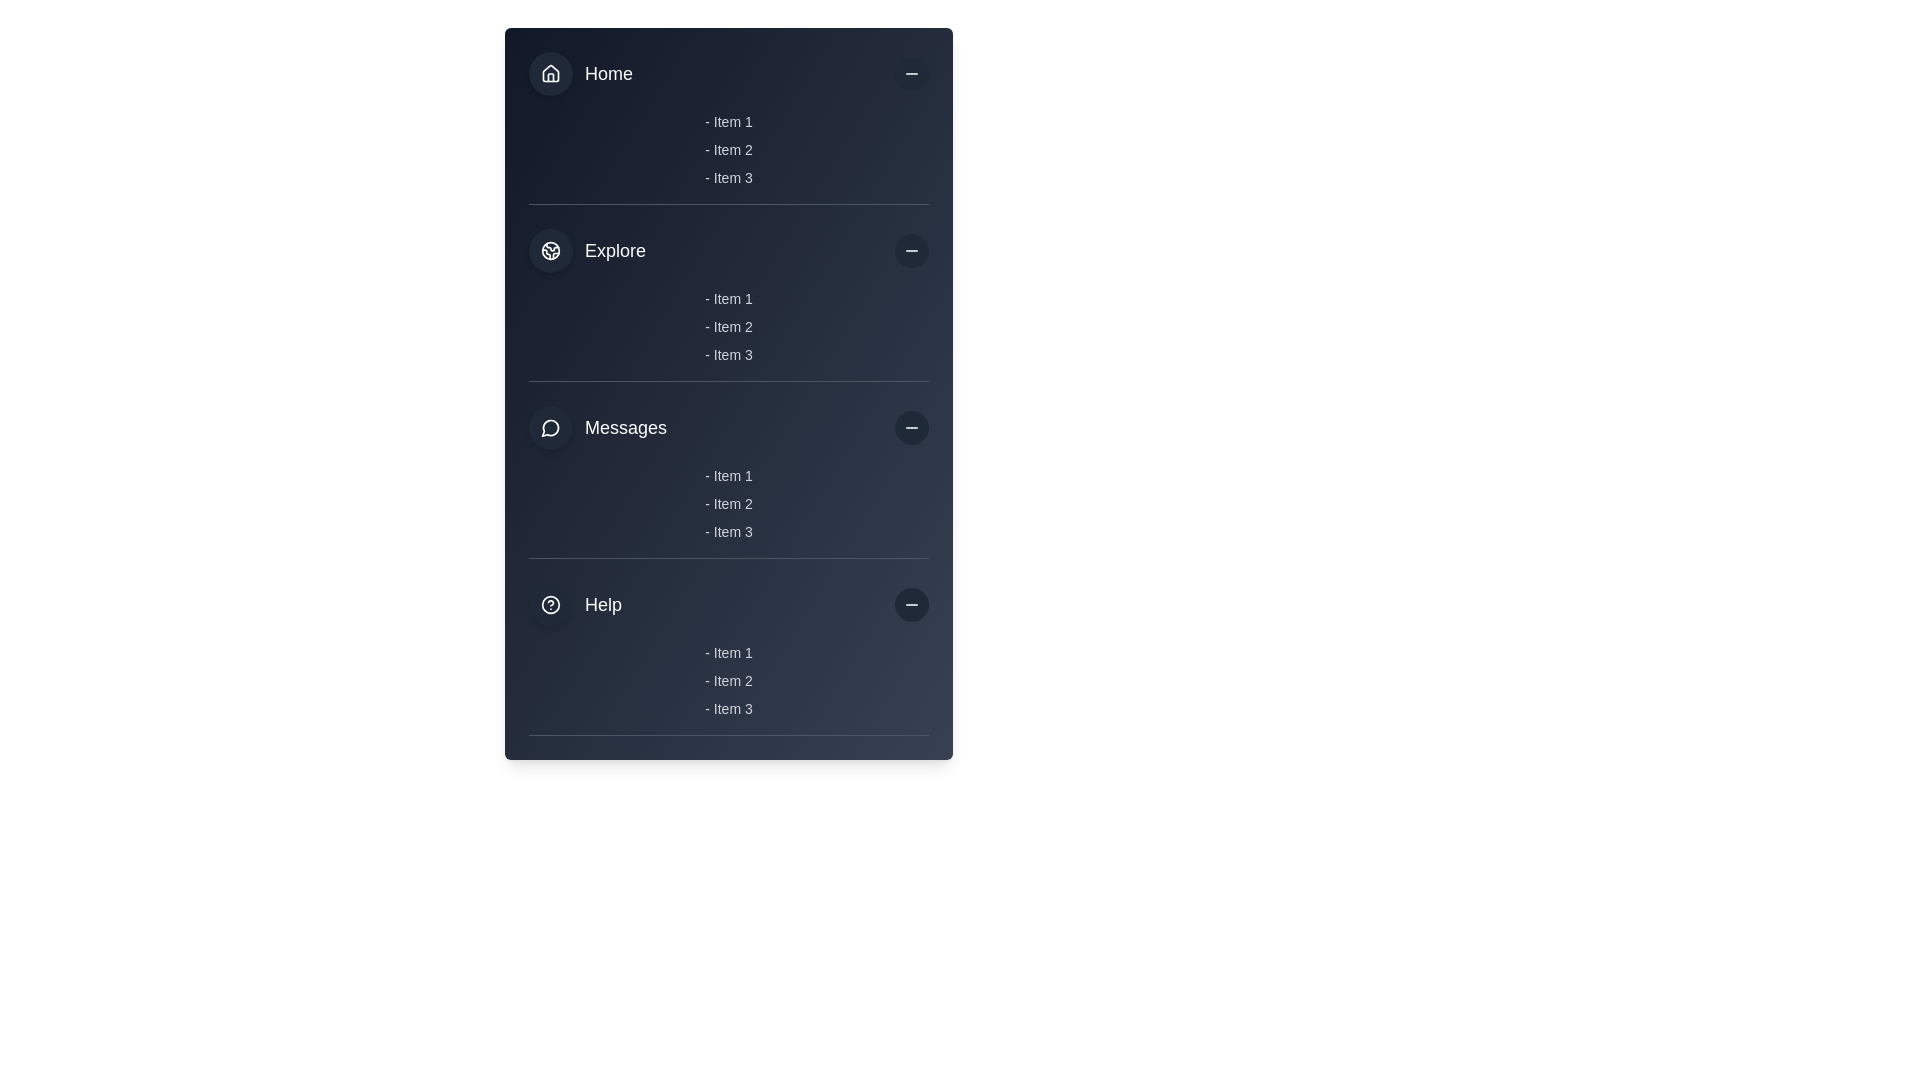 The image size is (1920, 1080). What do you see at coordinates (551, 604) in the screenshot?
I see `the circular help icon with a question mark symbol, positioned to the left of the 'Help' label` at bounding box center [551, 604].